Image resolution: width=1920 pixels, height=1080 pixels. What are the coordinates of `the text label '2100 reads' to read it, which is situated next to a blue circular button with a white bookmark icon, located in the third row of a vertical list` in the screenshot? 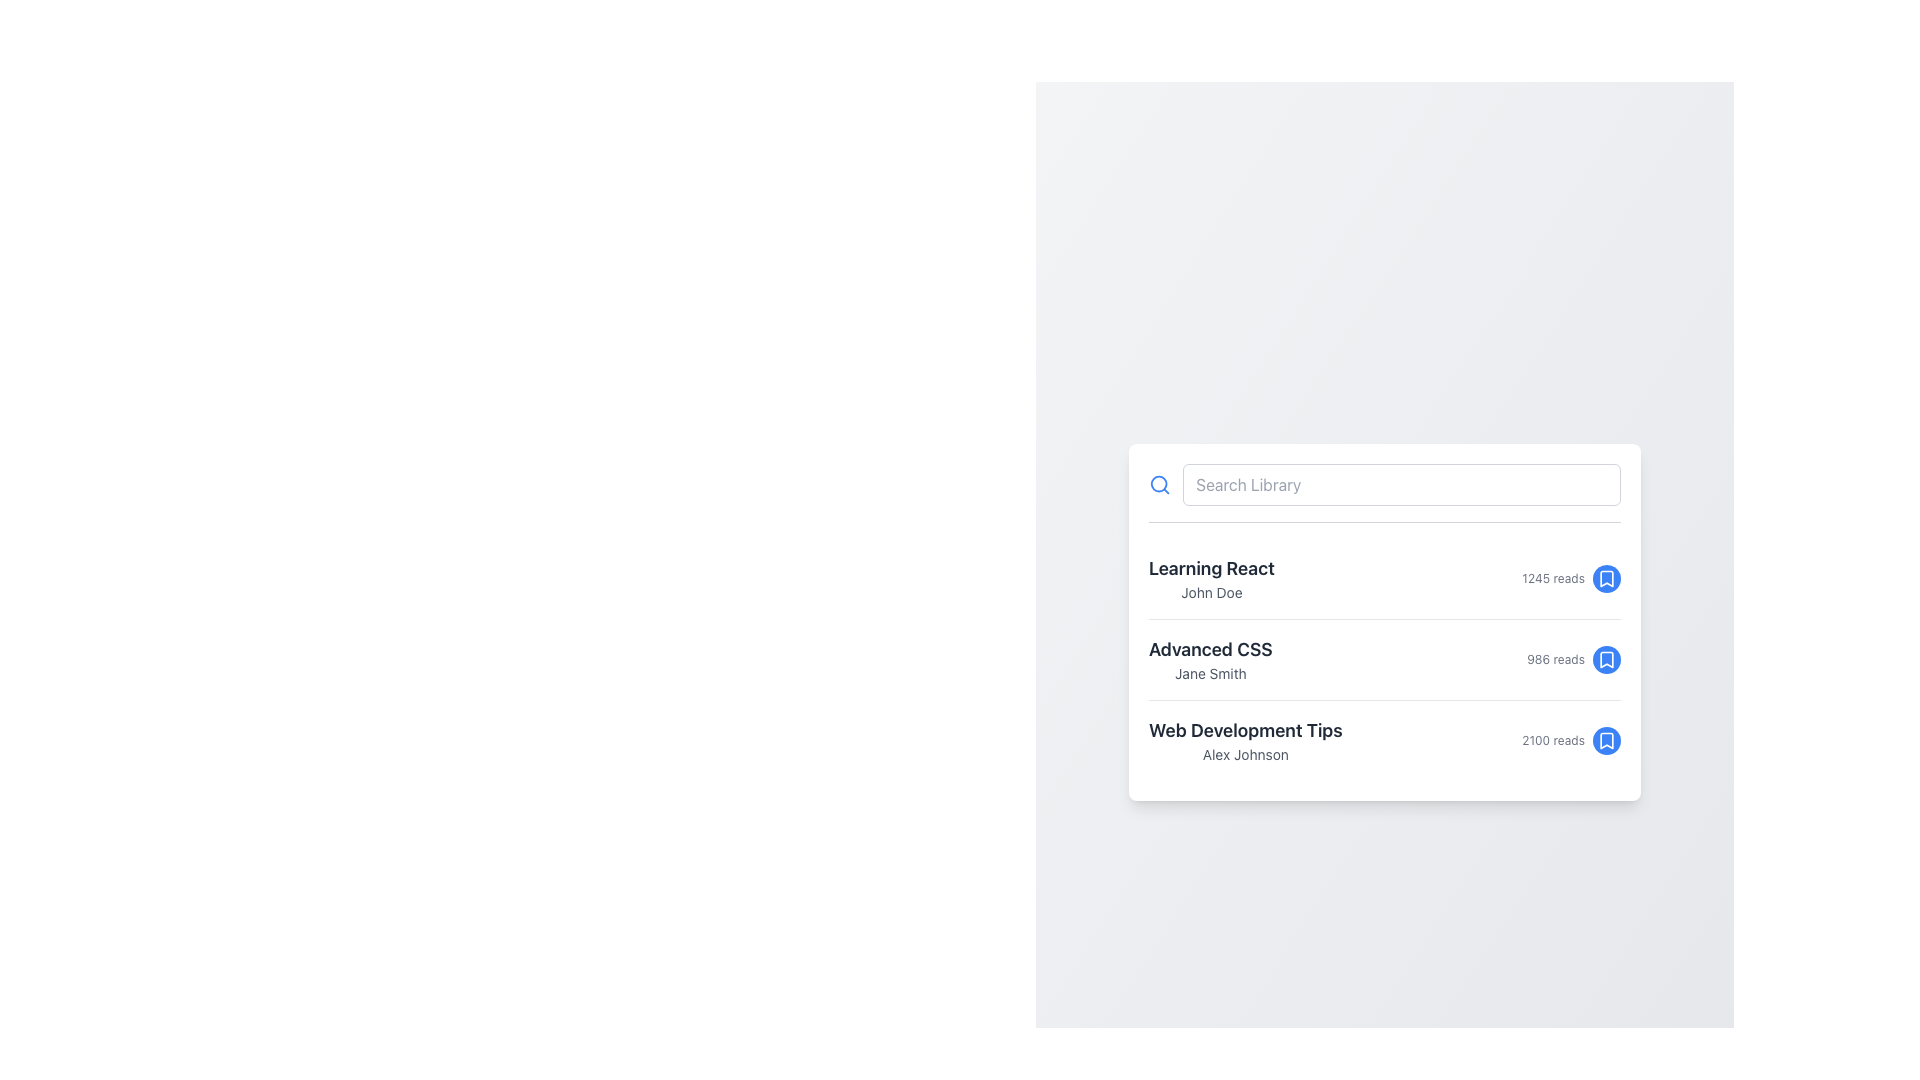 It's located at (1570, 740).